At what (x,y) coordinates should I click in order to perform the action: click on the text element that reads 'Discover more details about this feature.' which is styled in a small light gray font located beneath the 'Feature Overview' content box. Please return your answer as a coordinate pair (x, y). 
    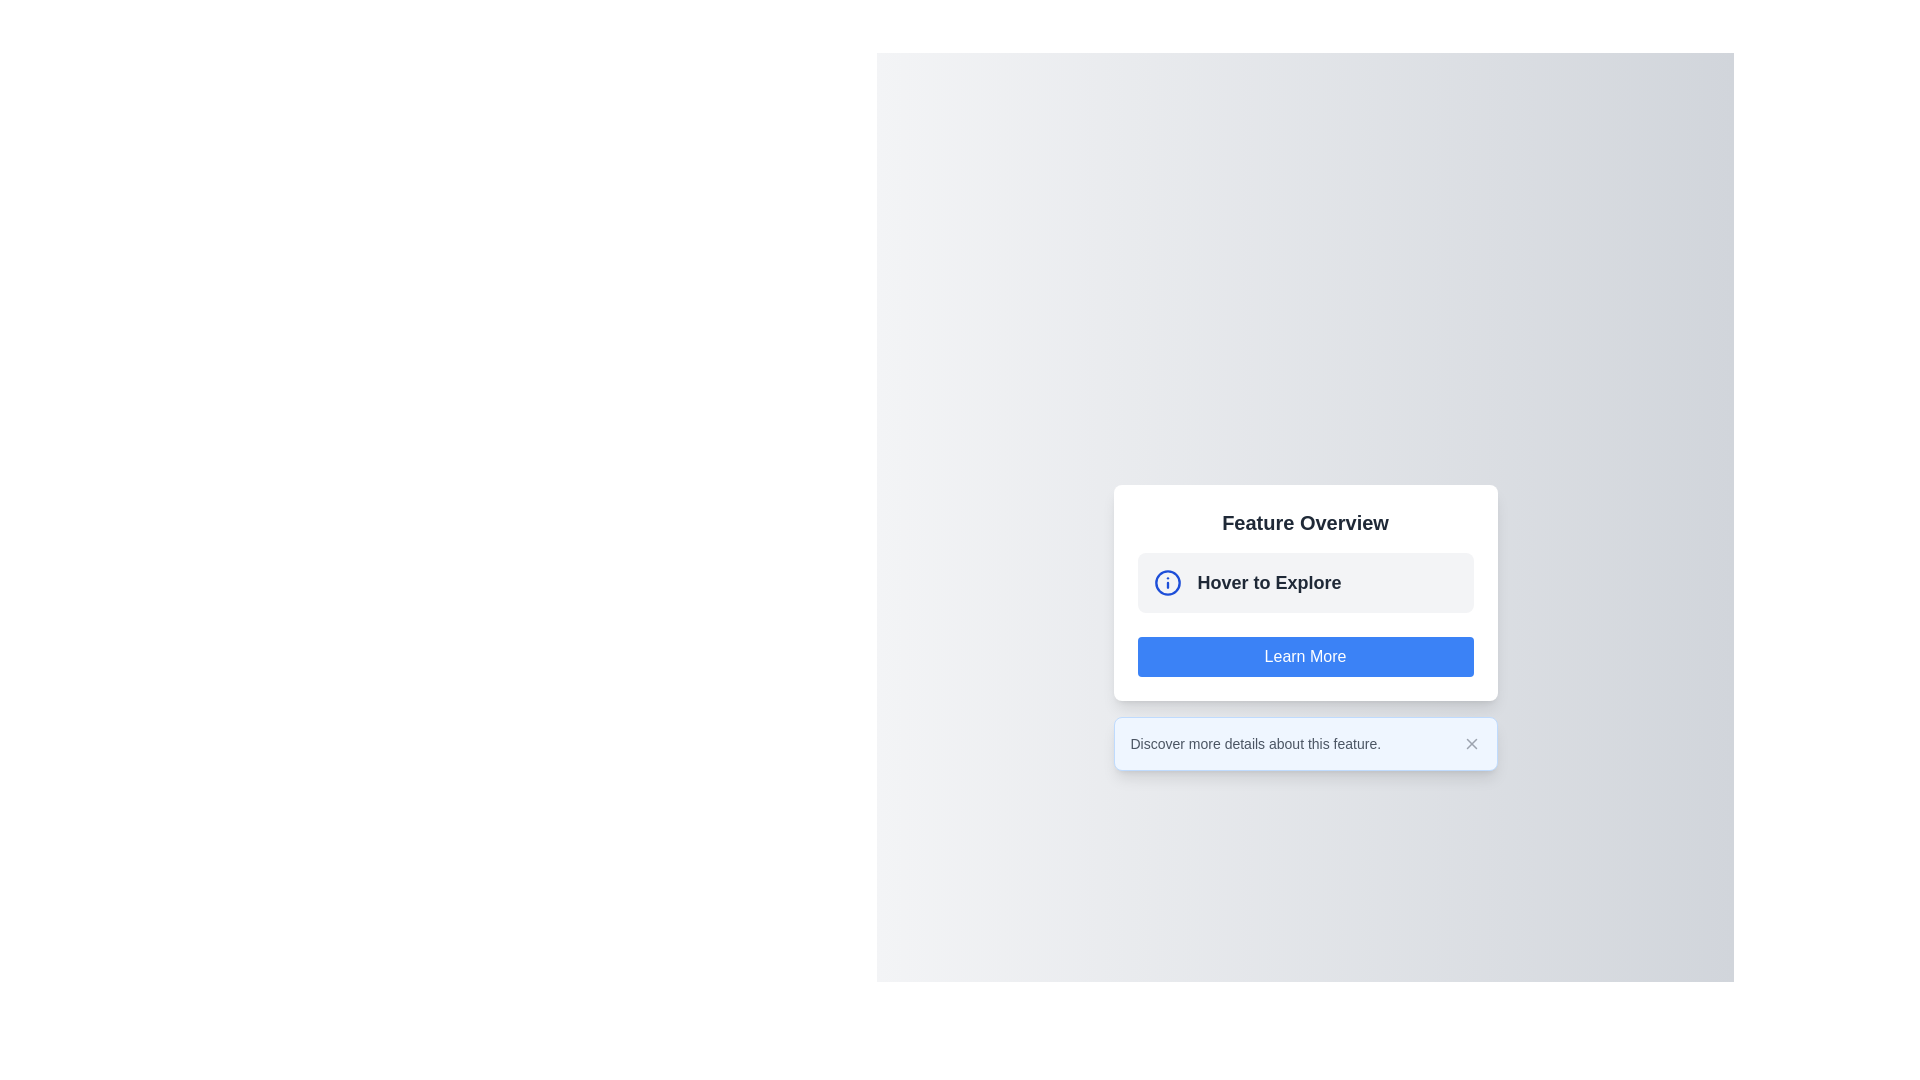
    Looking at the image, I should click on (1254, 744).